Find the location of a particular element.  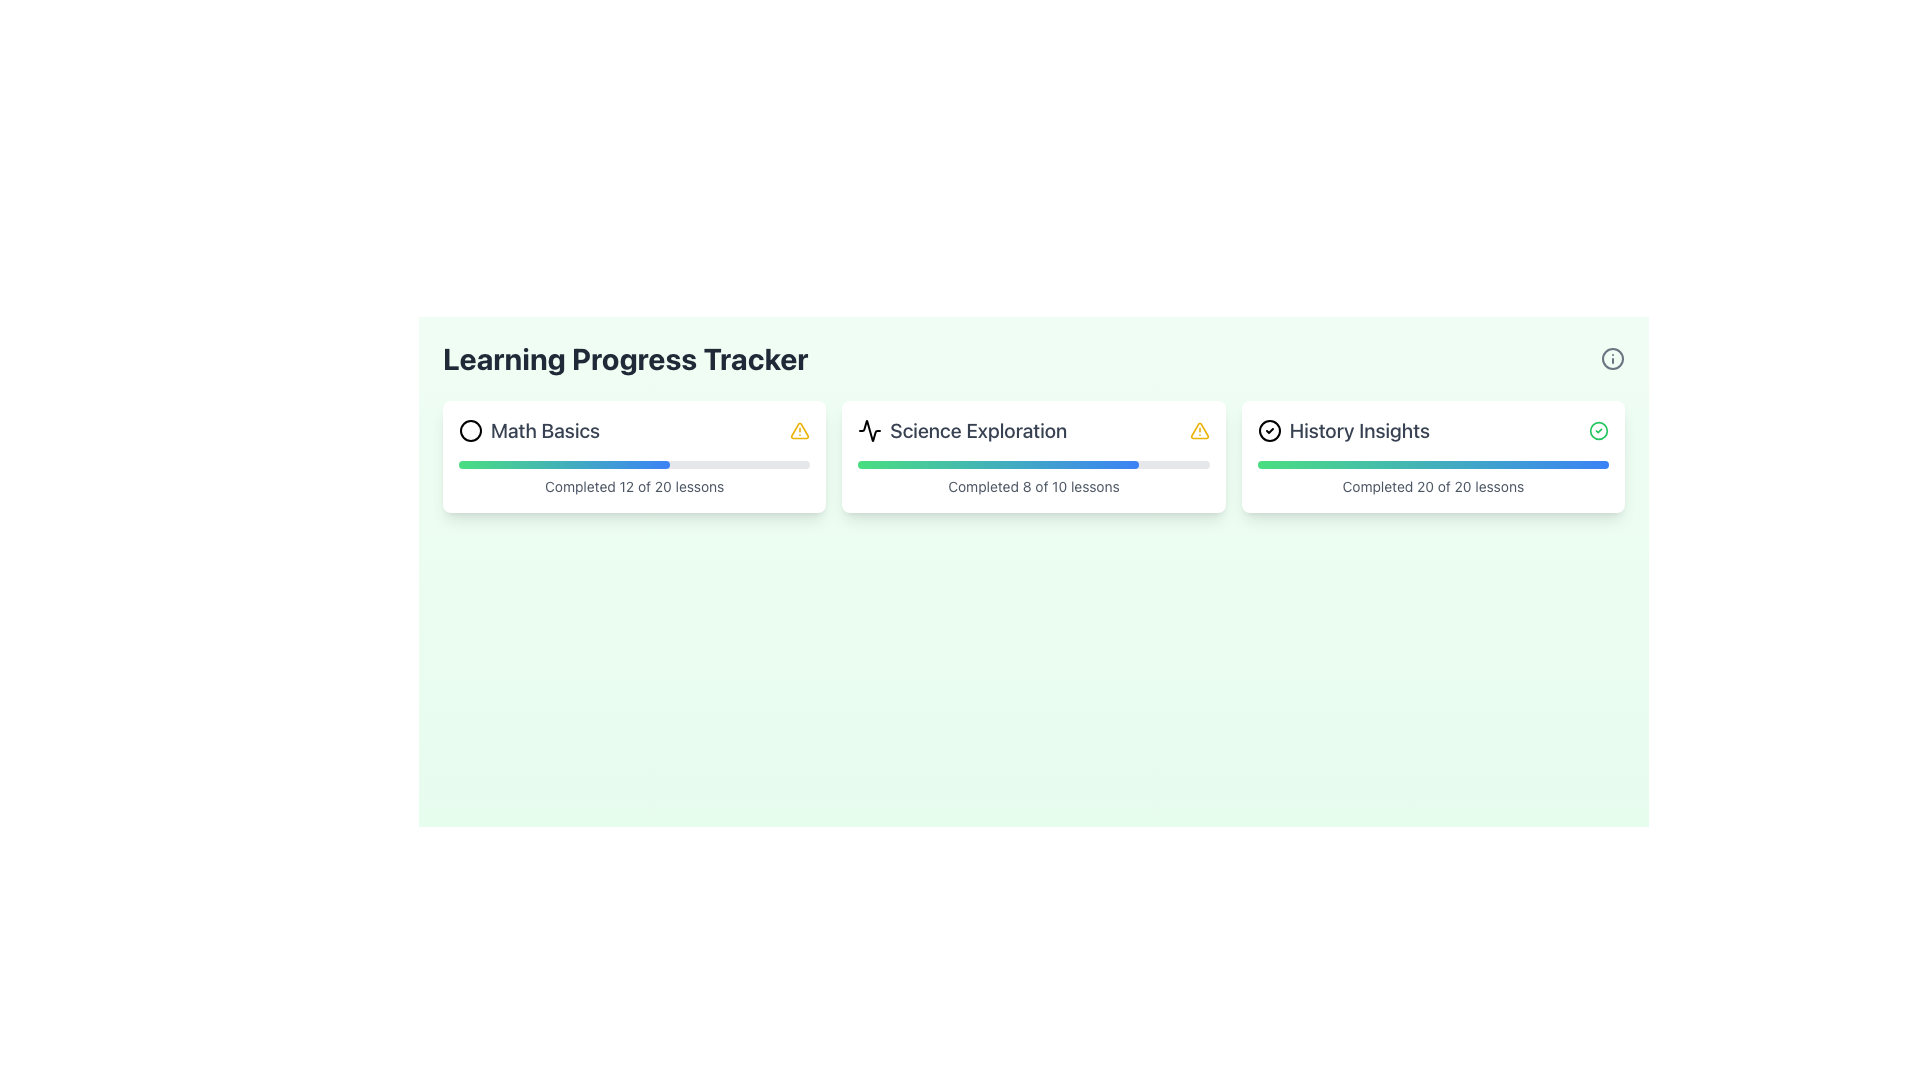

the visual alert indicator icon located next to the 'Math Basics' text, which serves as a warning related to Math Basics is located at coordinates (800, 430).